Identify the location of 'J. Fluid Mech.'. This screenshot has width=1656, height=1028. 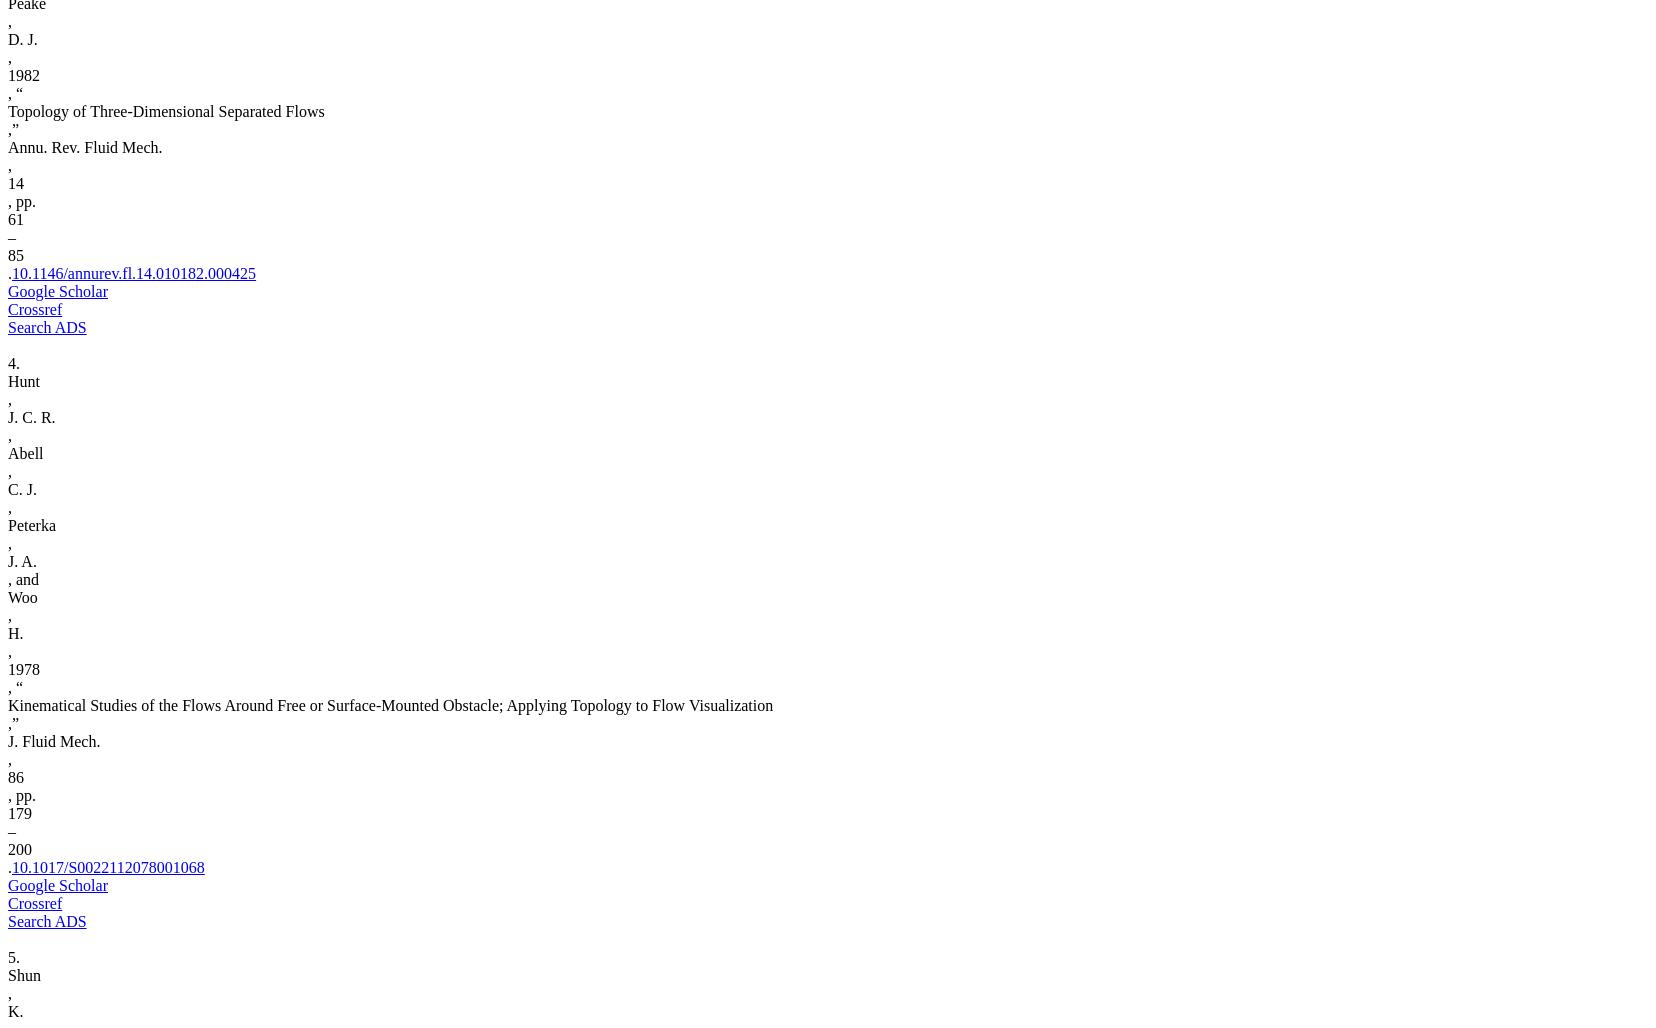
(52, 740).